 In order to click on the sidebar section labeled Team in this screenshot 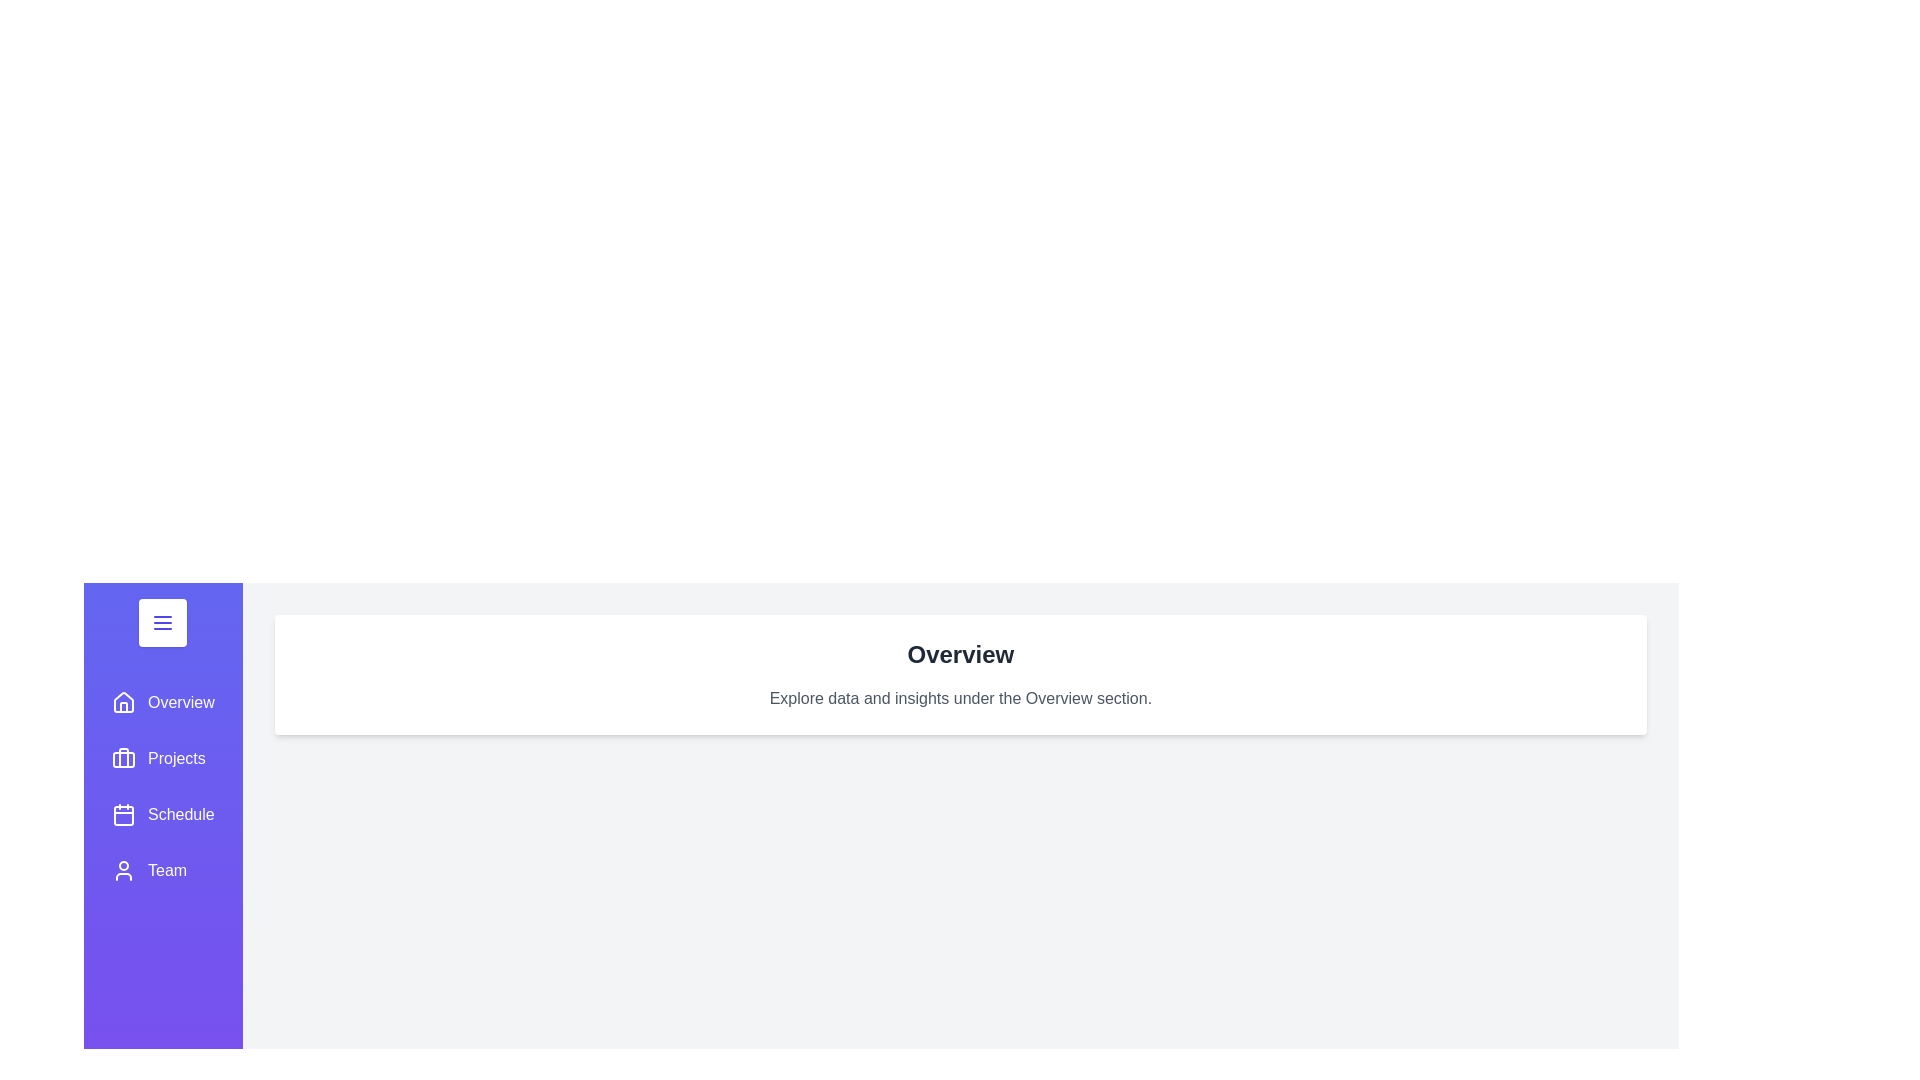, I will do `click(163, 870)`.